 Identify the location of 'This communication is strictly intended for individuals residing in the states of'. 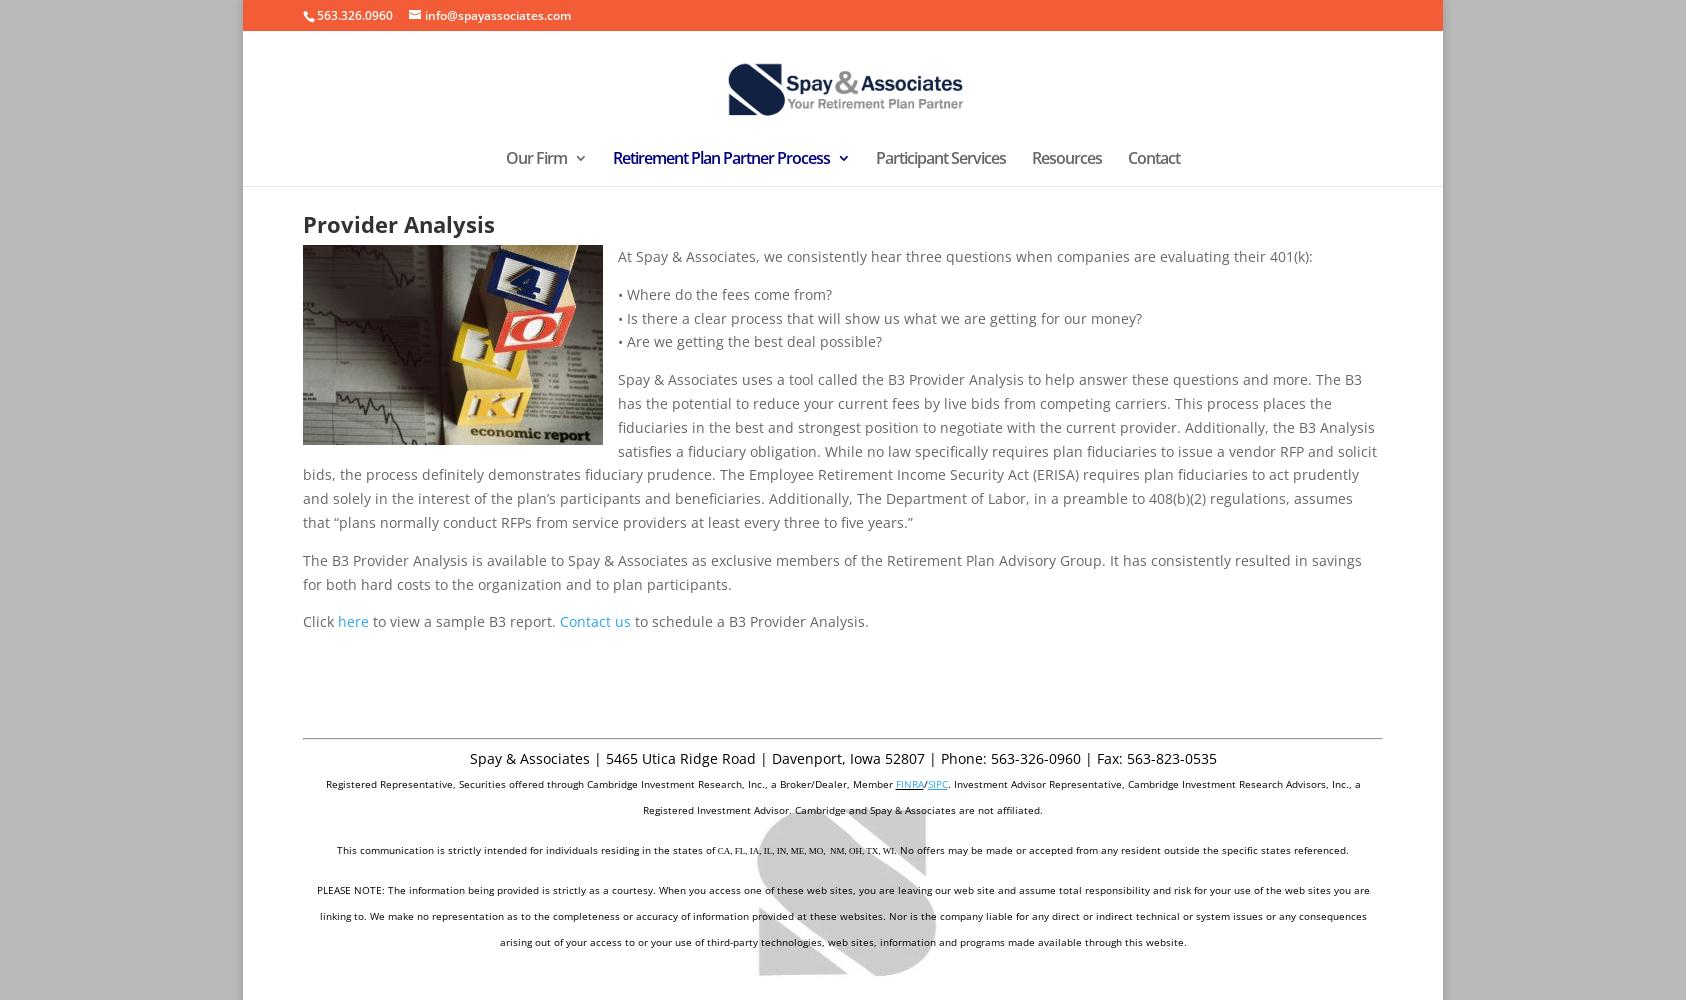
(526, 848).